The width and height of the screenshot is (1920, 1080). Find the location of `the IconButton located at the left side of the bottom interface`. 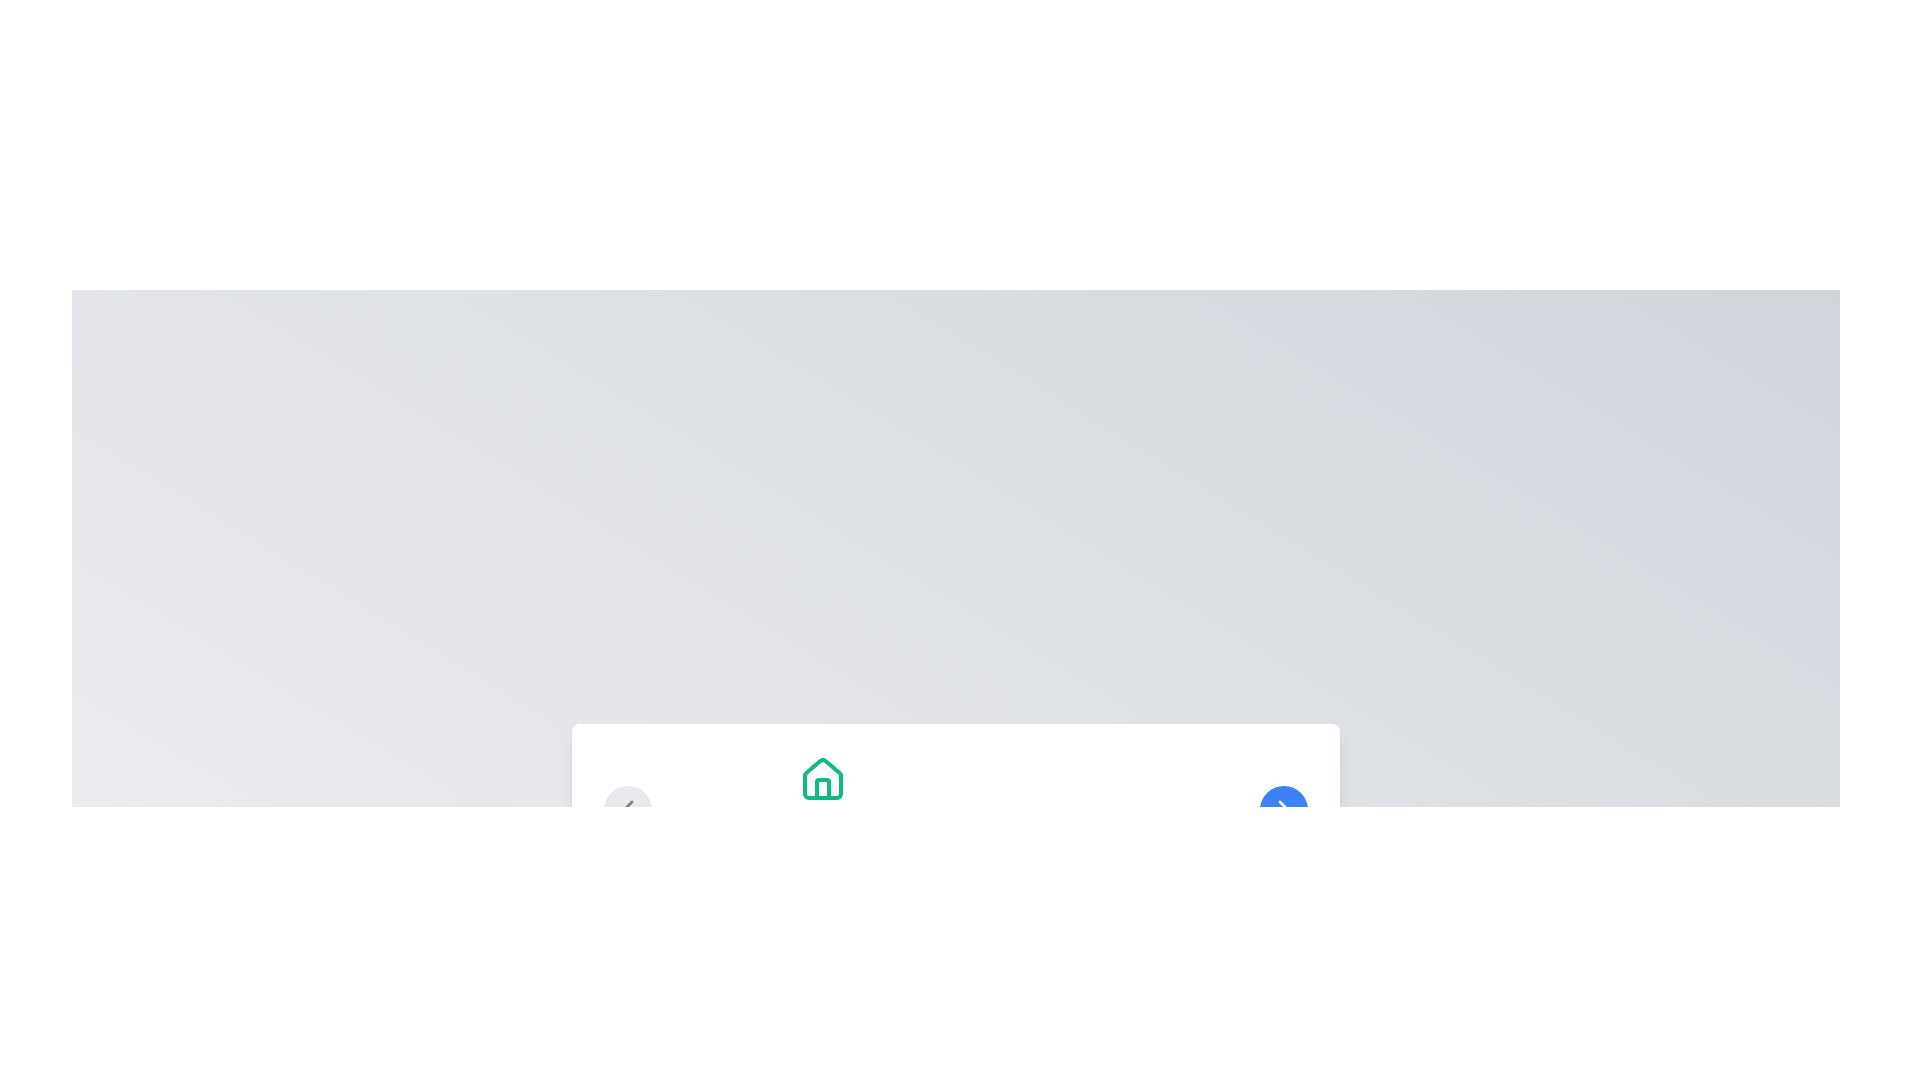

the IconButton located at the left side of the bottom interface is located at coordinates (627, 810).